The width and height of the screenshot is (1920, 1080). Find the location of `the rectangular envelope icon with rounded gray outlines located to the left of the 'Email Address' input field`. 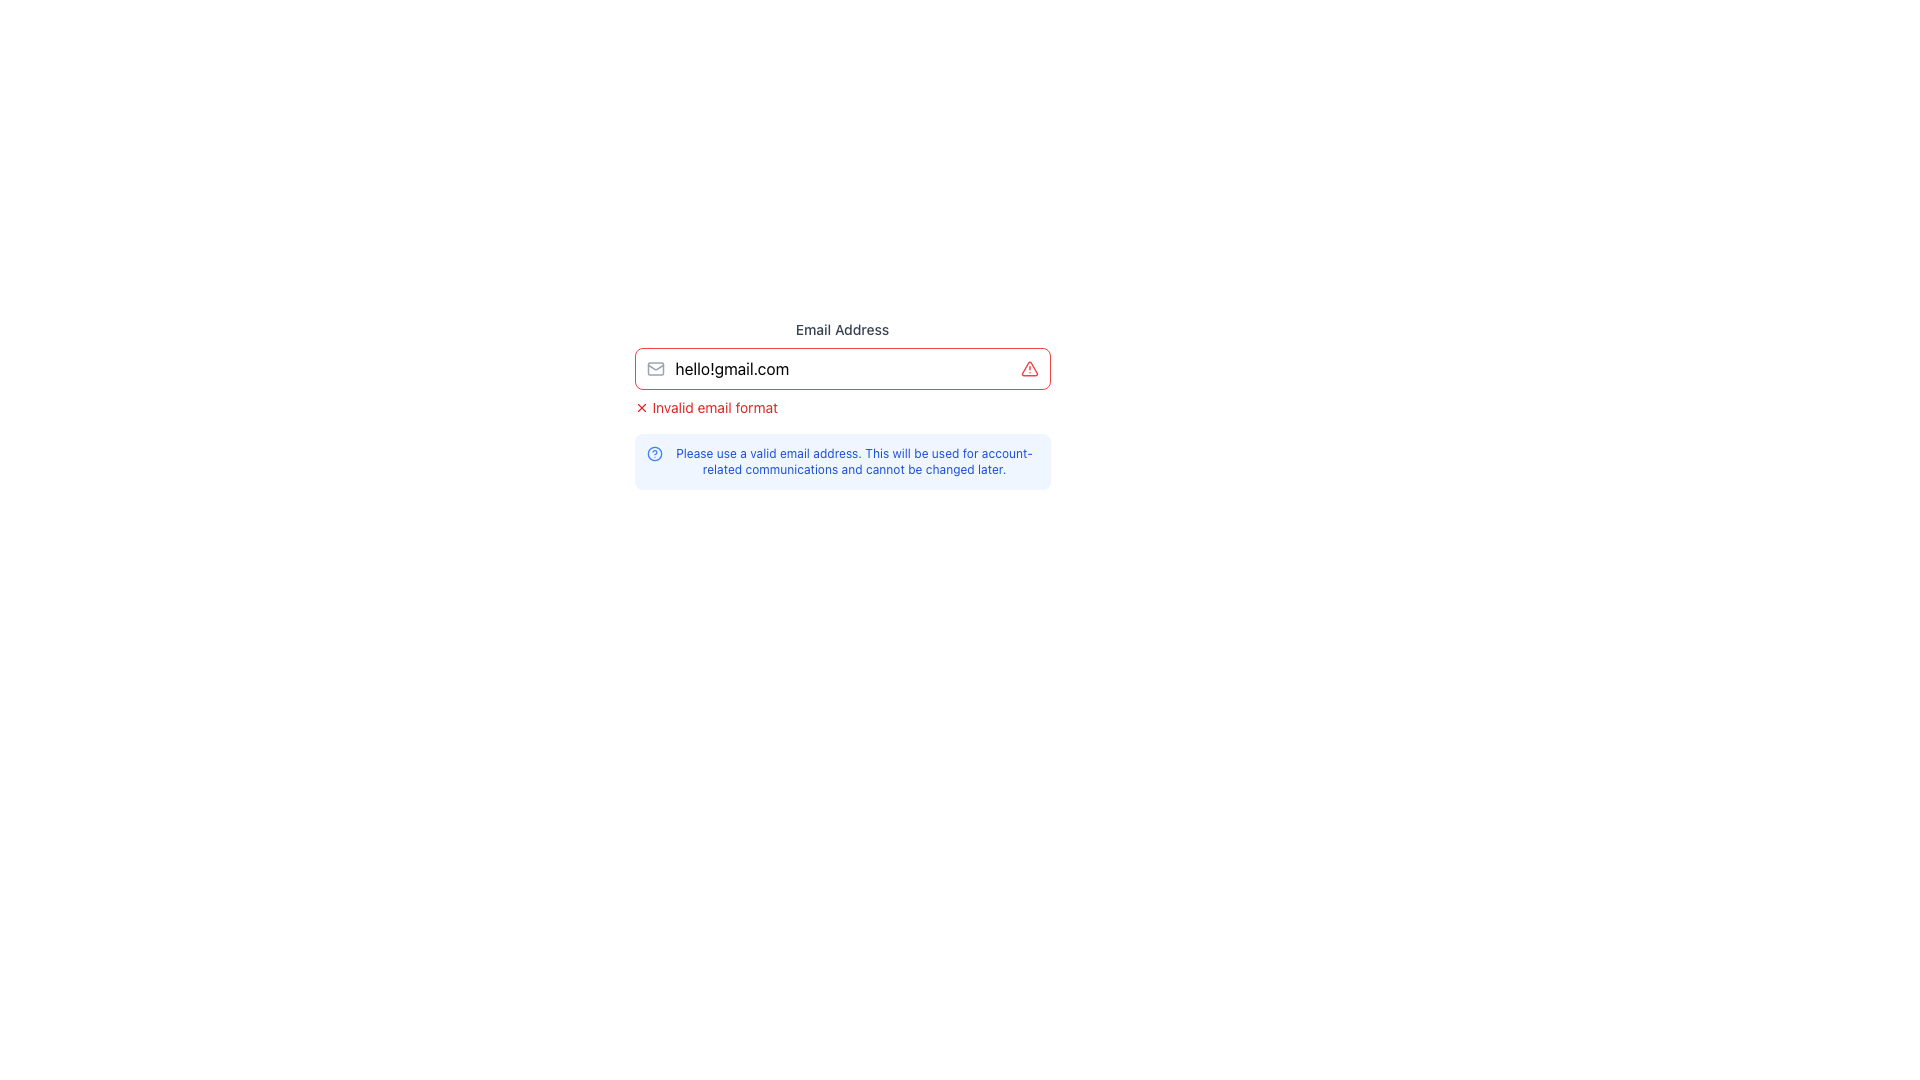

the rectangular envelope icon with rounded gray outlines located to the left of the 'Email Address' input field is located at coordinates (655, 369).